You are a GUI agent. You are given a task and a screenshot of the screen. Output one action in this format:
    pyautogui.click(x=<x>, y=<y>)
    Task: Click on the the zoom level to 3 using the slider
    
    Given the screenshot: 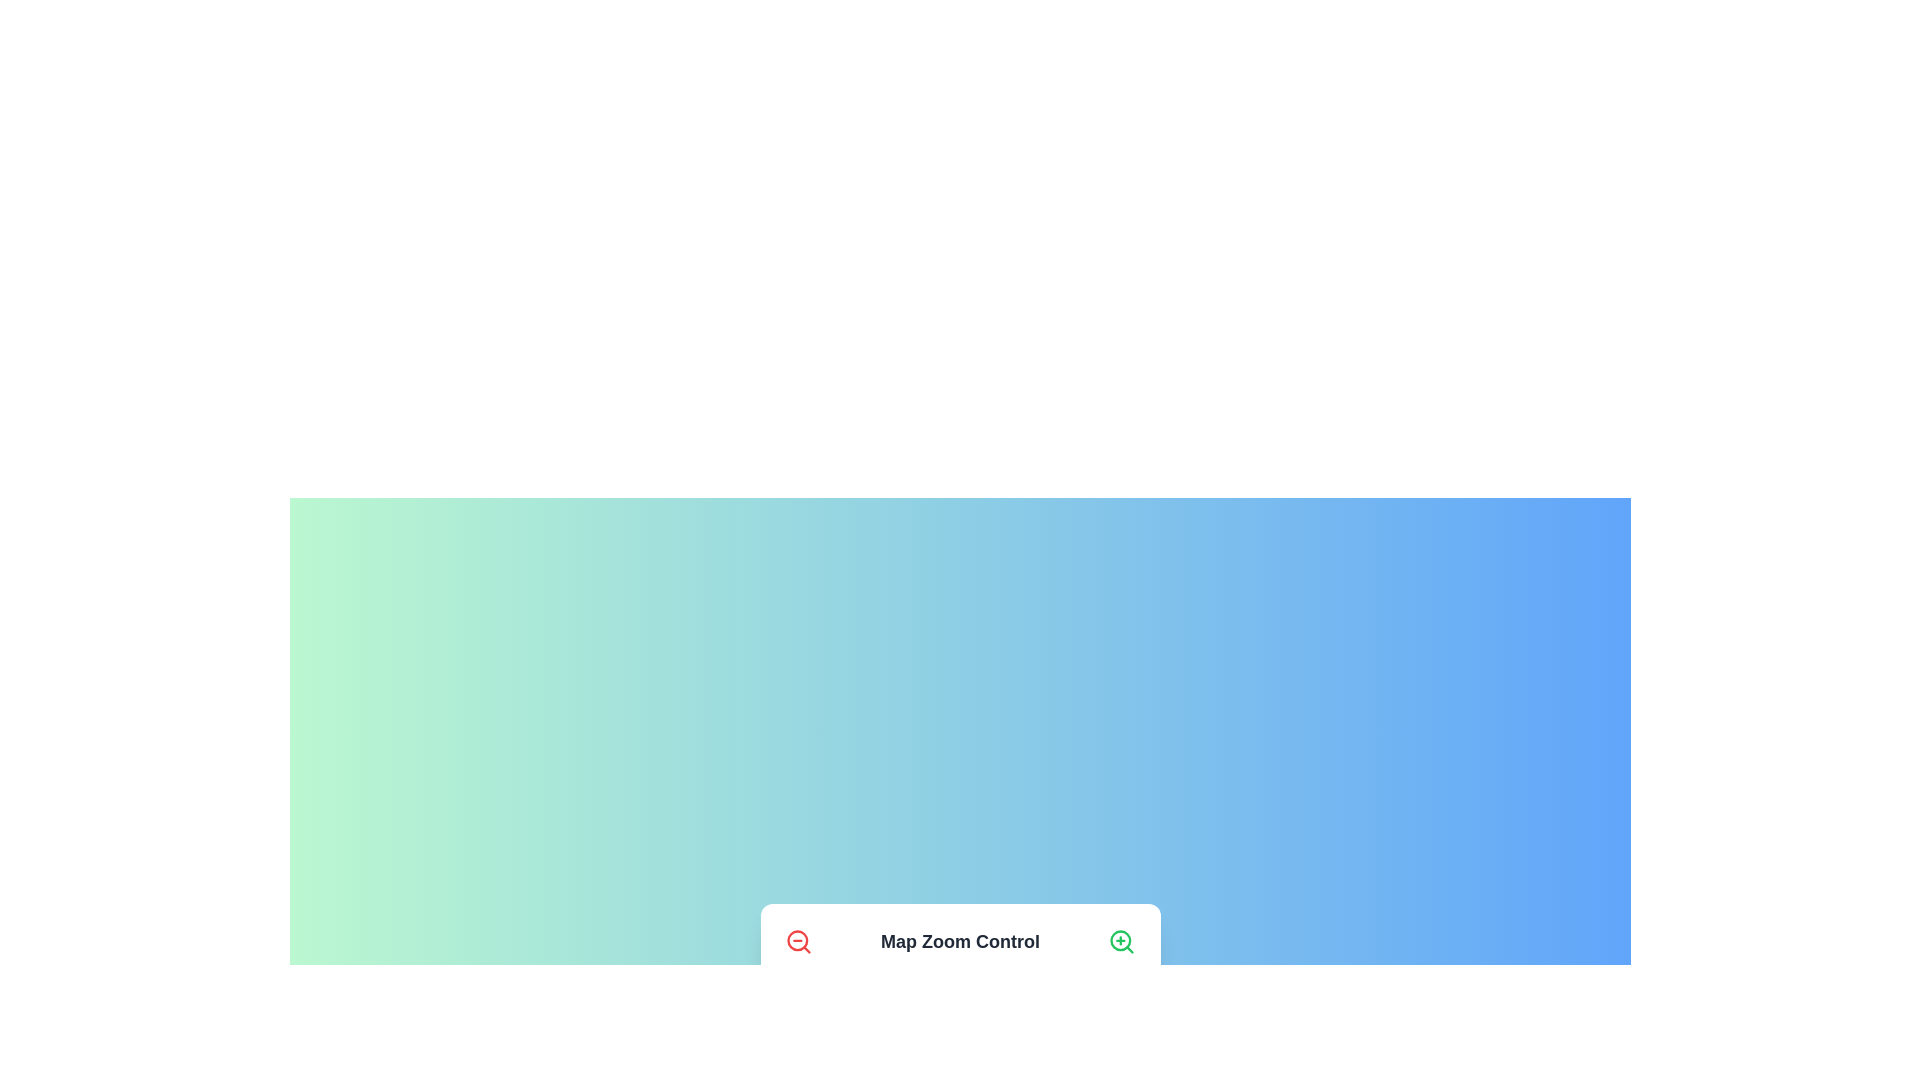 What is the action you would take?
    pyautogui.click(x=862, y=1011)
    